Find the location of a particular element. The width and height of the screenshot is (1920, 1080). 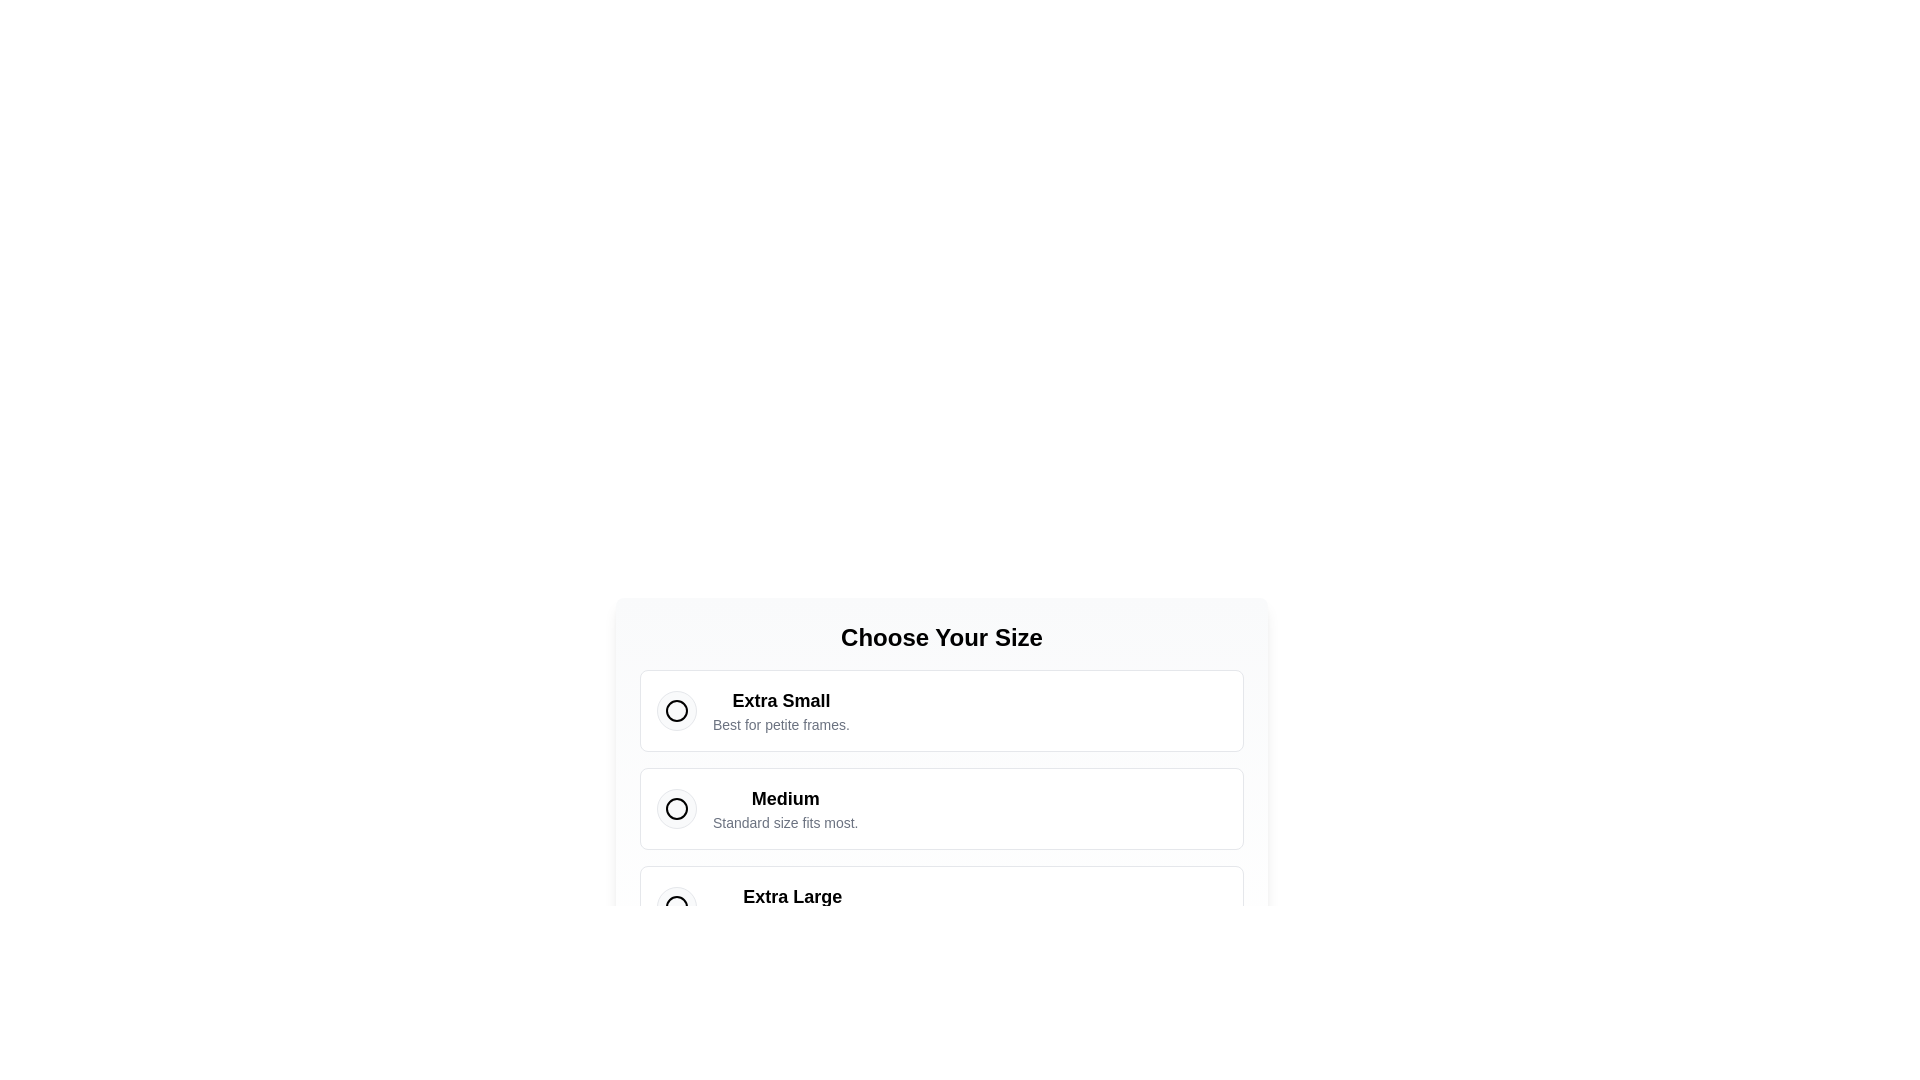

the static text element displaying 'Standard size fits most.' which is located directly below the 'Medium' text in the size options is located at coordinates (784, 822).